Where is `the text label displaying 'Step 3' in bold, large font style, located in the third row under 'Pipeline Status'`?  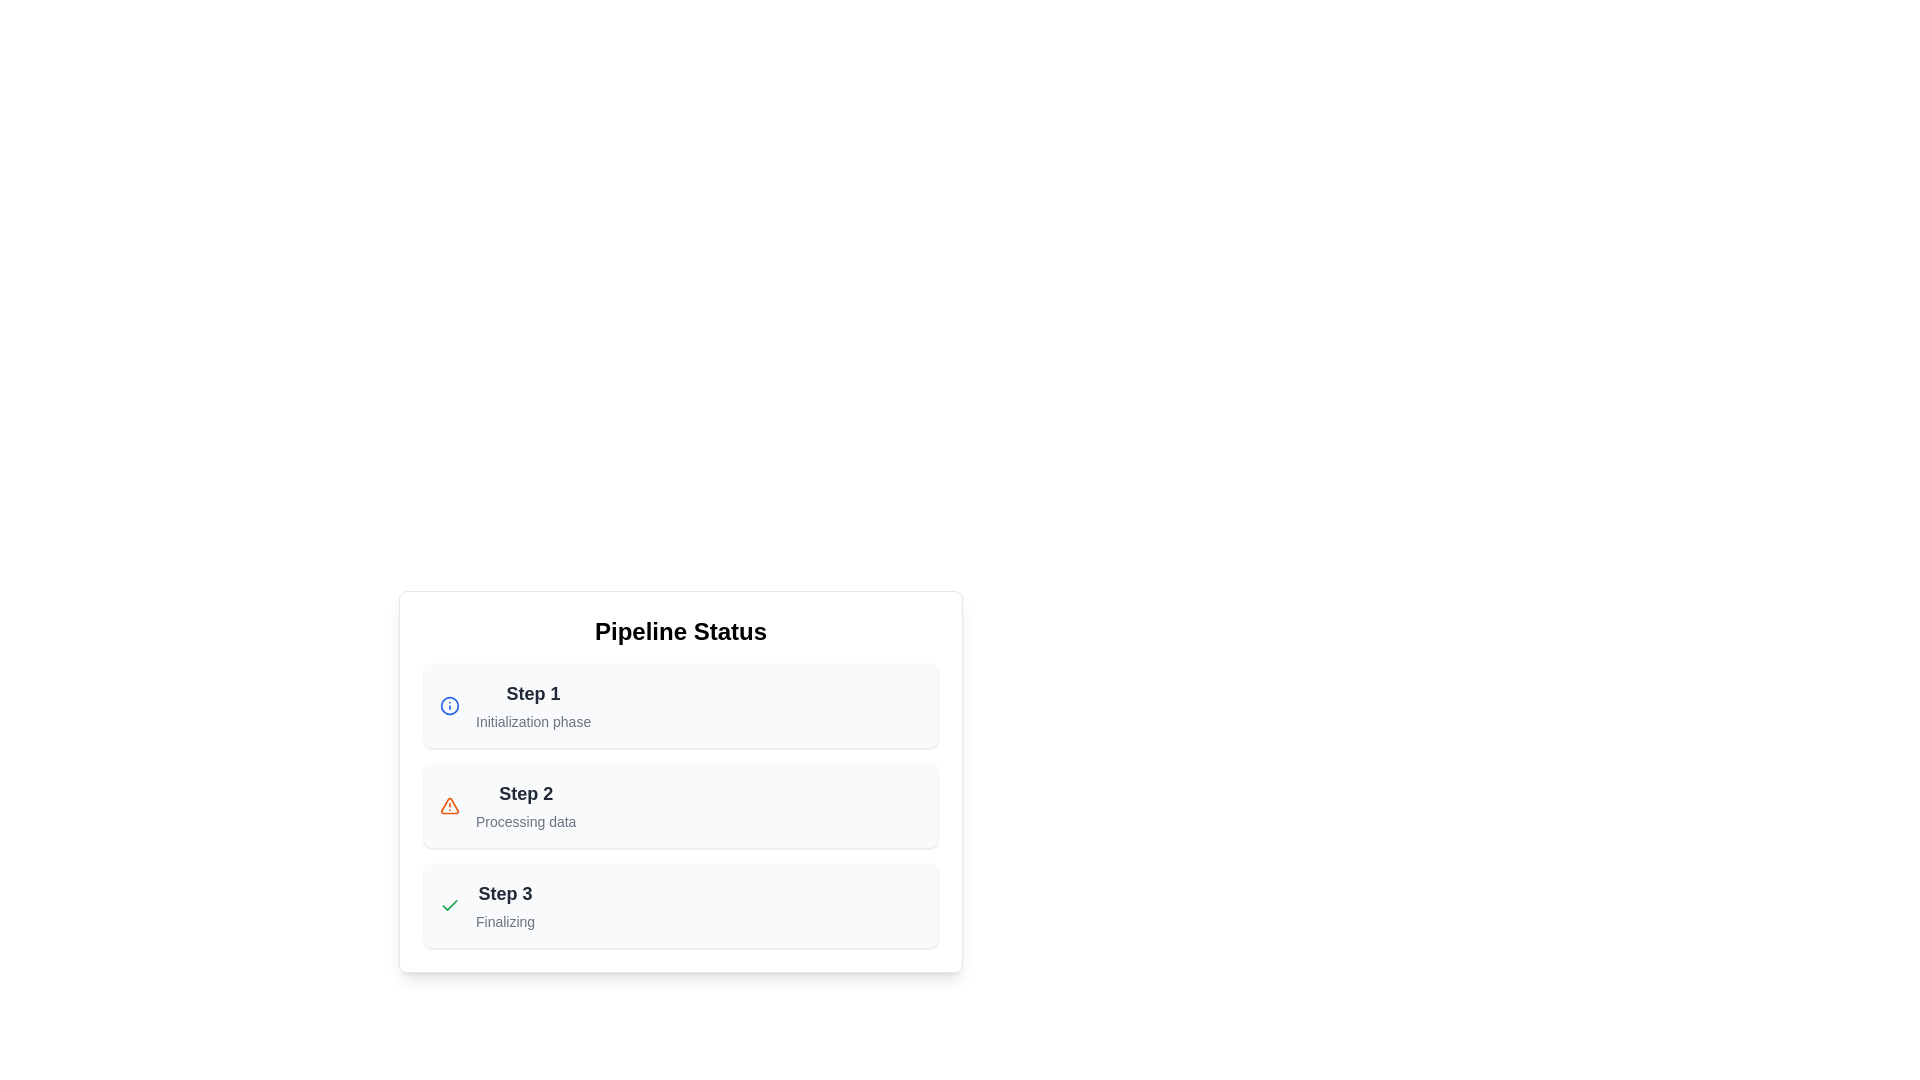
the text label displaying 'Step 3' in bold, large font style, located in the third row under 'Pipeline Status' is located at coordinates (505, 893).